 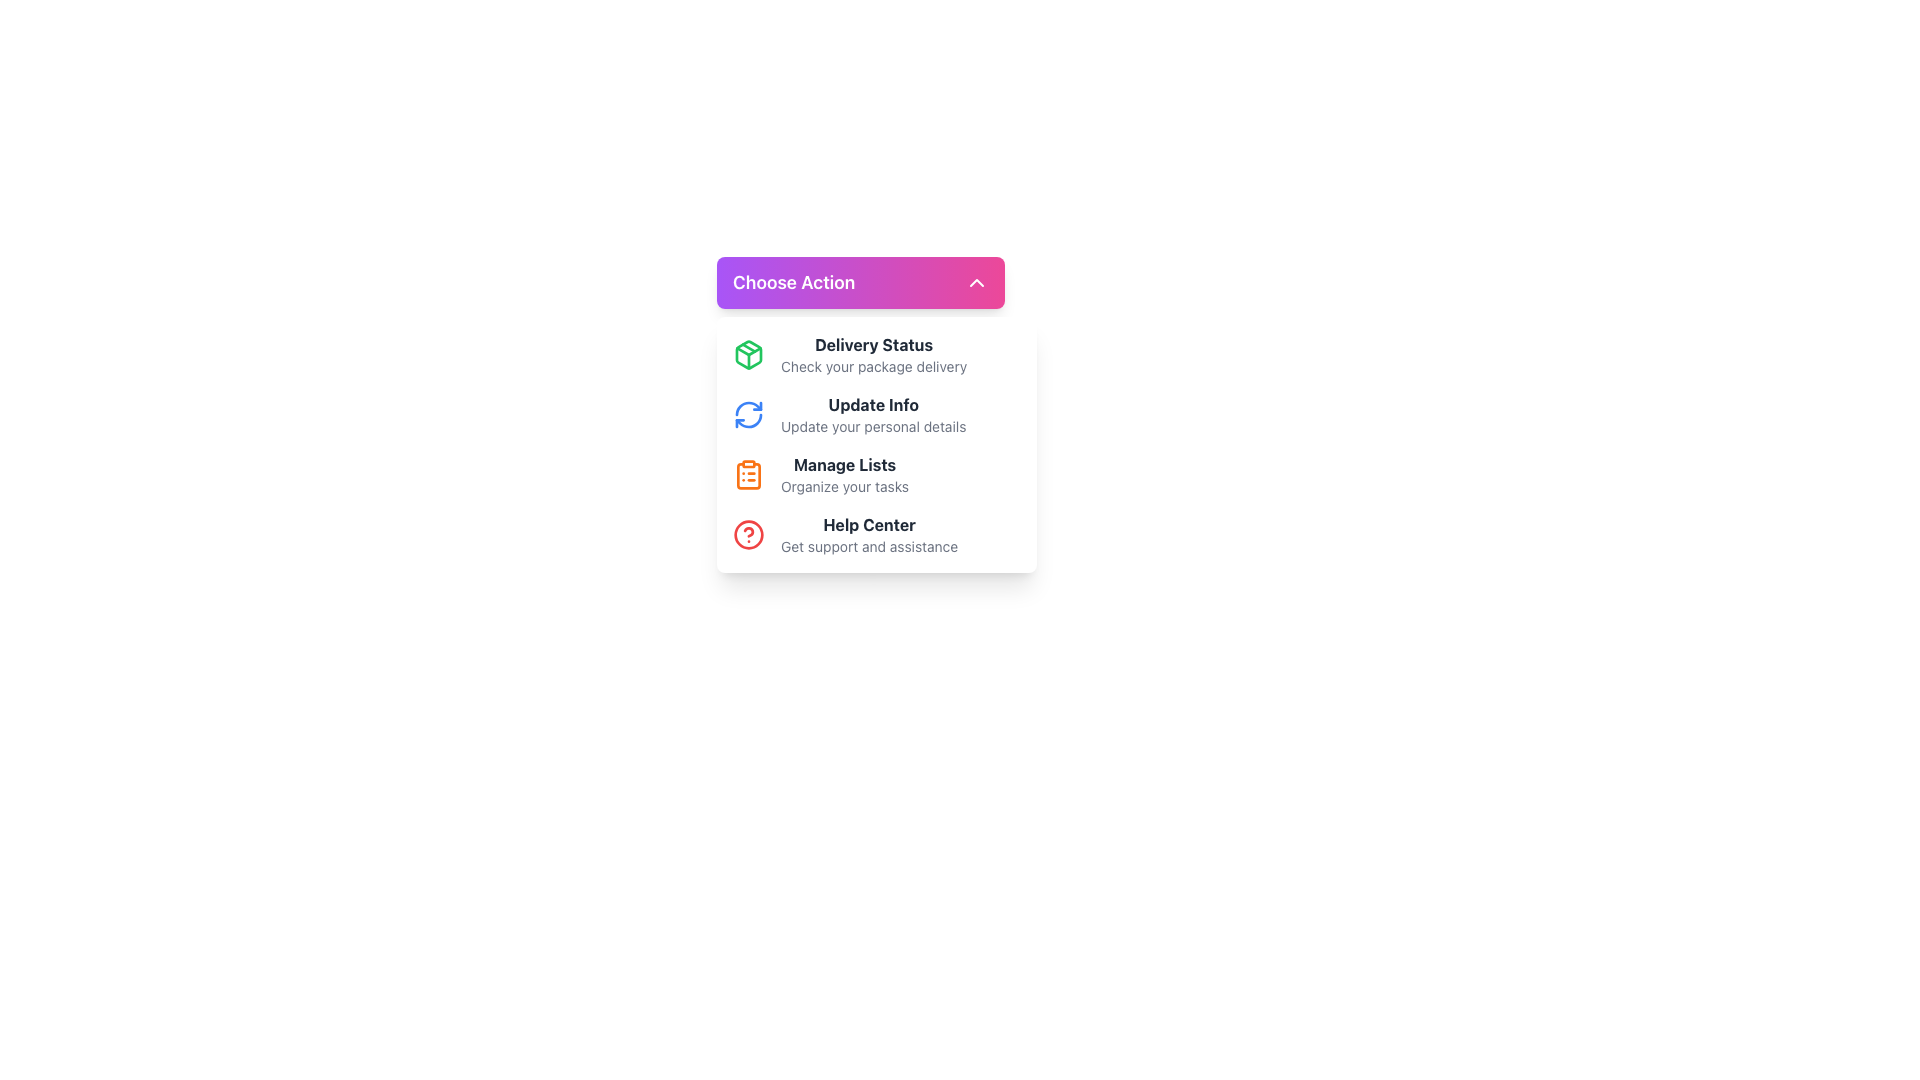 I want to click on the upward-pointing chevron icon located in the top right corner of the 'Choose Action' button with a purple-to-pink gradient background, so click(x=977, y=282).